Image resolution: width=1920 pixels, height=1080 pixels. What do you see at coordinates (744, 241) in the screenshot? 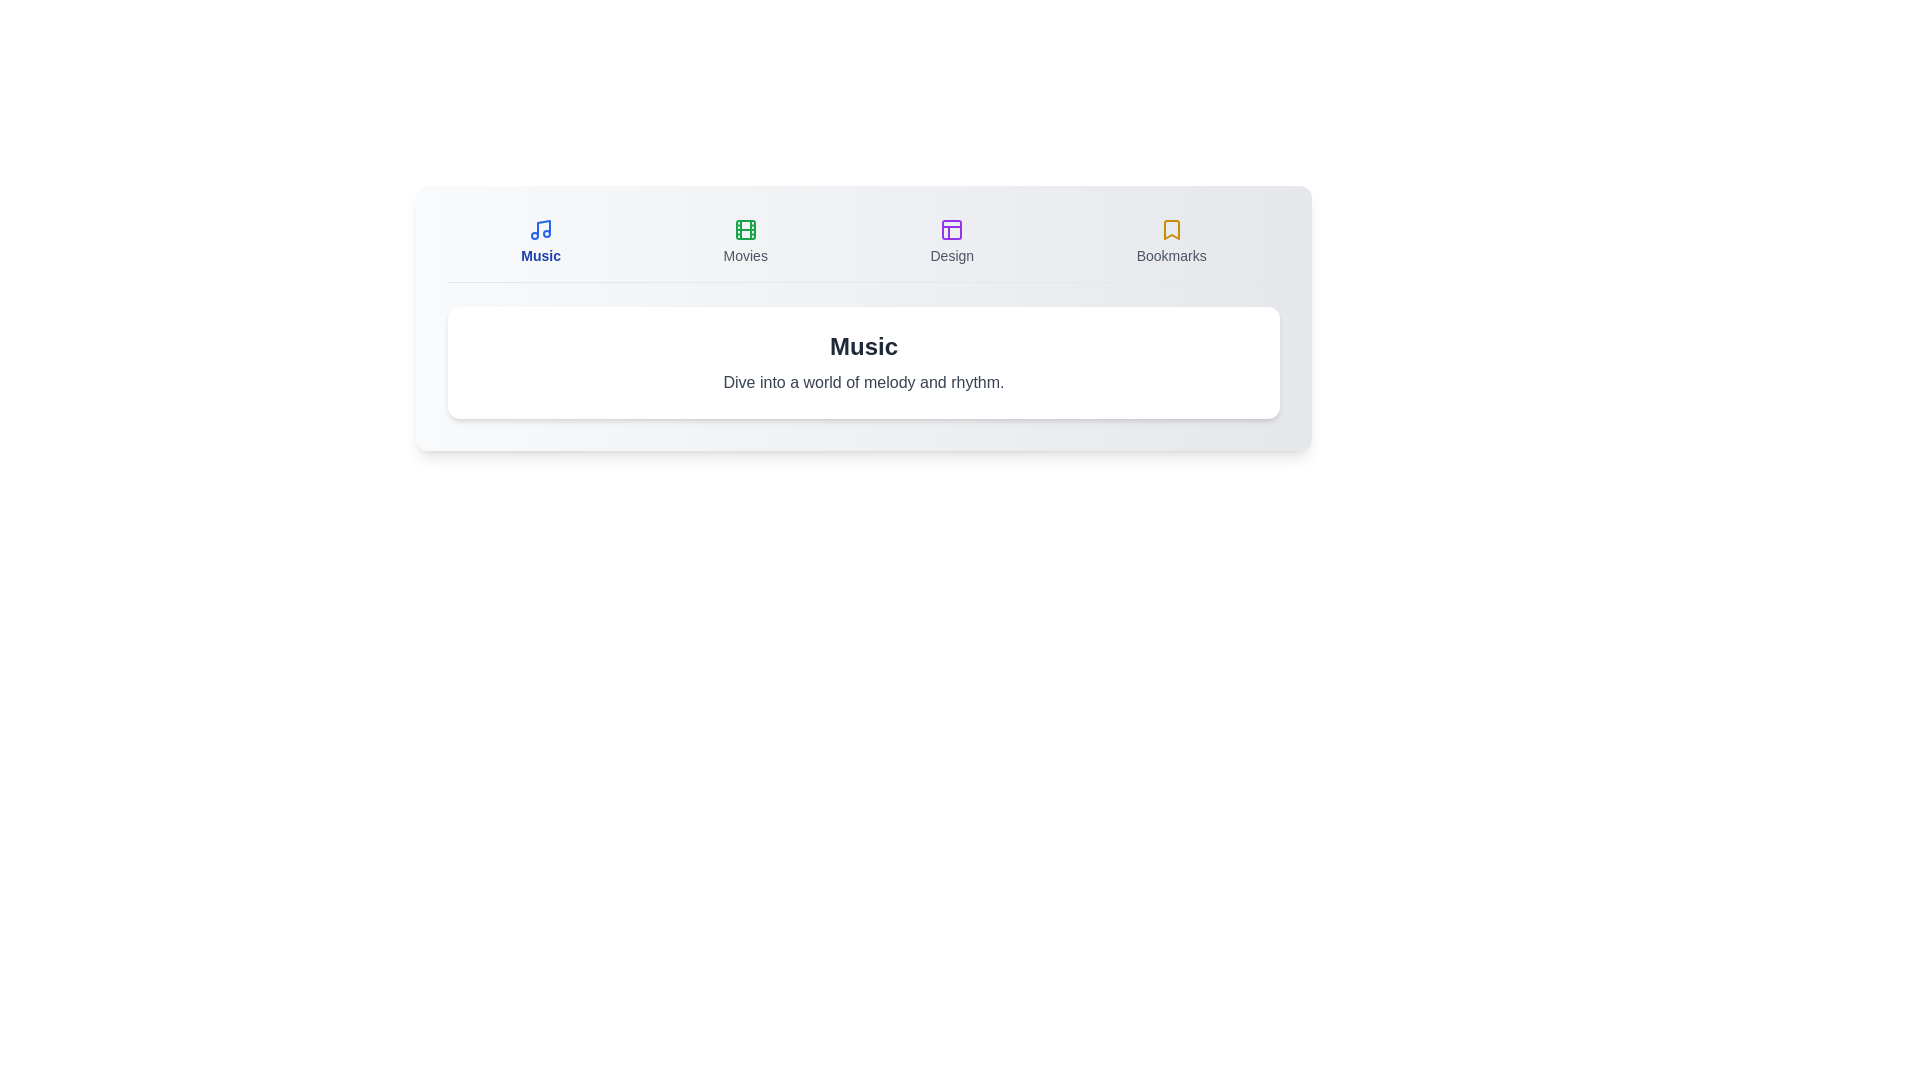
I see `the tab labeled Movies to switch to it` at bounding box center [744, 241].